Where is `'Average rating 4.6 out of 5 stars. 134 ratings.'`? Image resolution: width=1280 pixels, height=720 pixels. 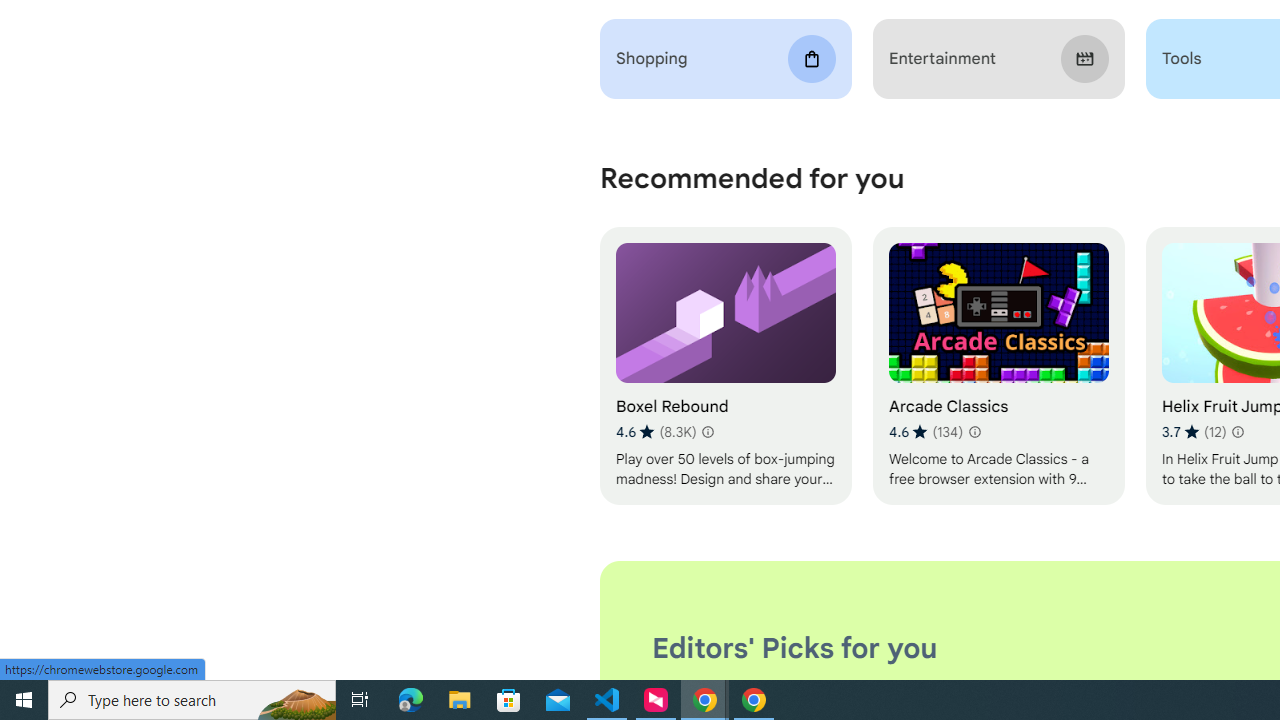 'Average rating 4.6 out of 5 stars. 134 ratings.' is located at coordinates (924, 431).